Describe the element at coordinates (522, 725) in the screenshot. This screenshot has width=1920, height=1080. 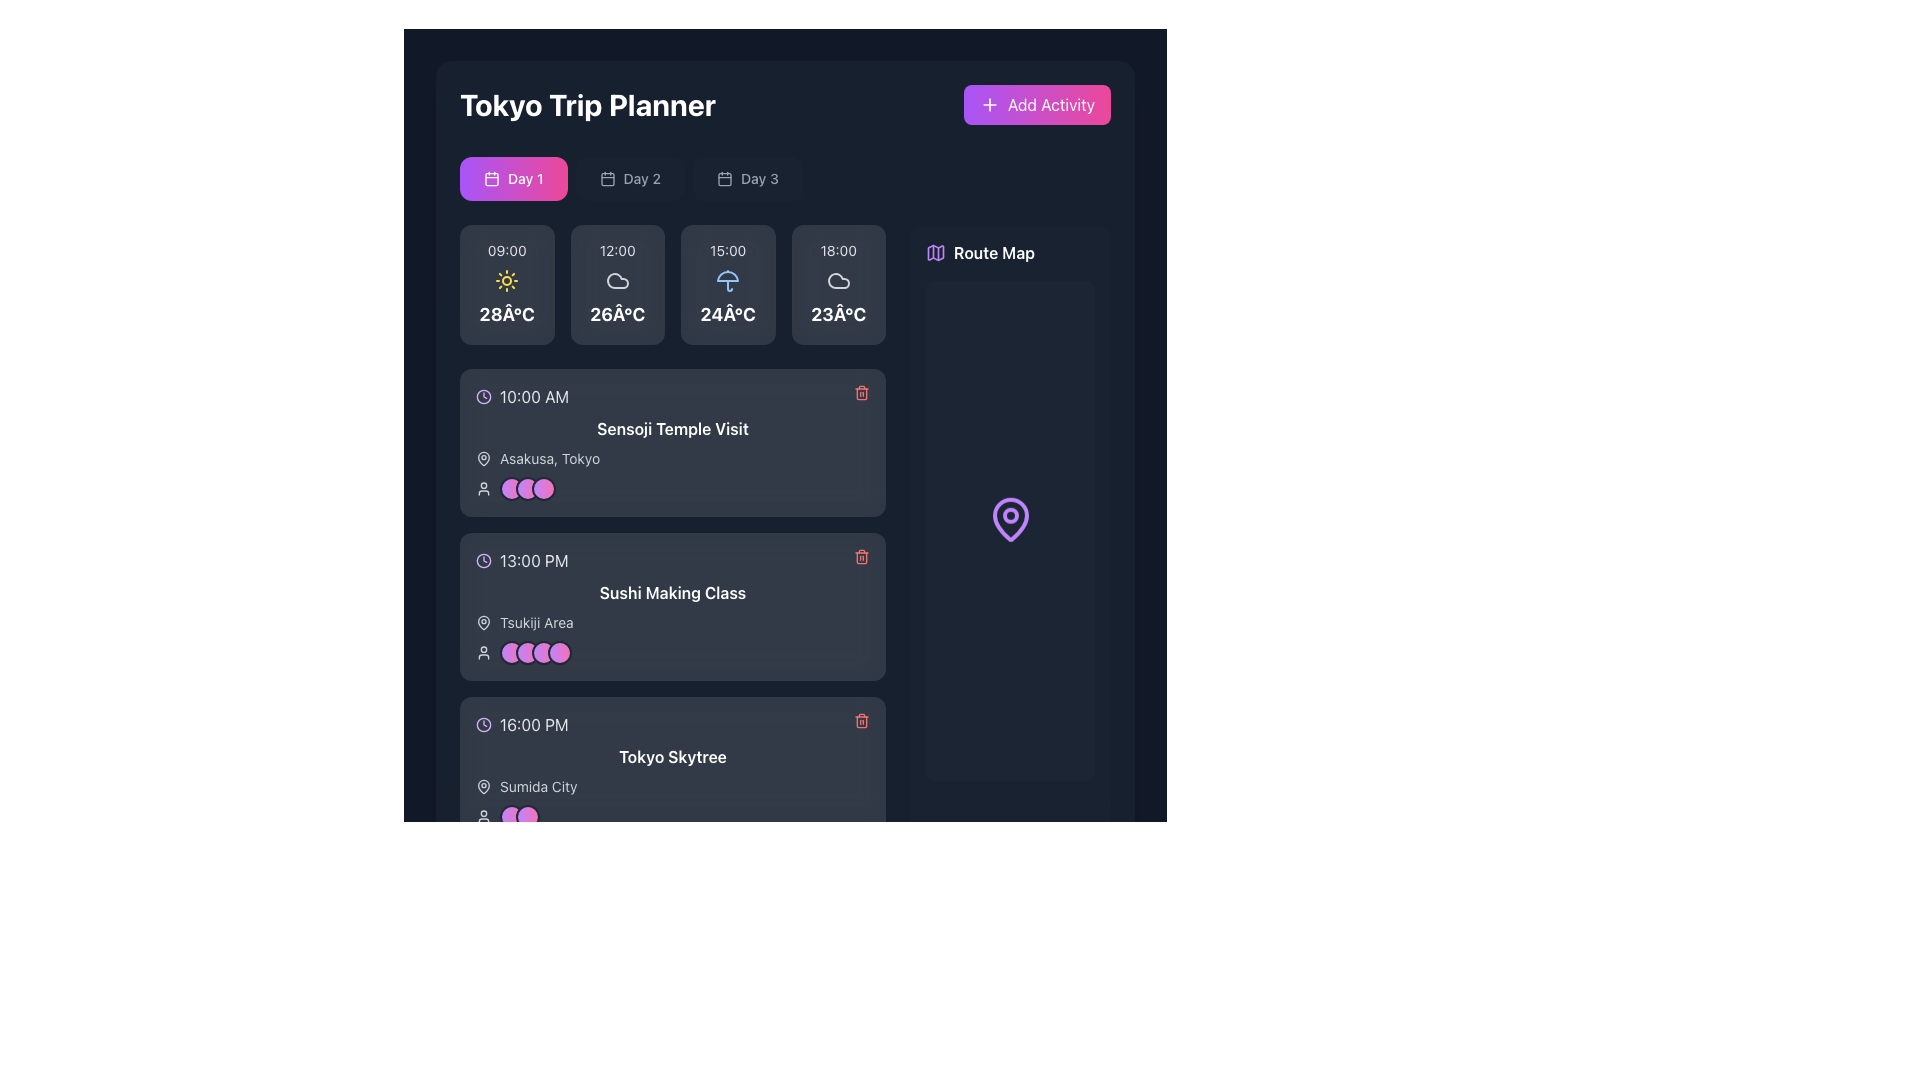
I see `the Label with icon indicating the time associated with the 'Tokyo Skytree' activity, located towards the left in the list item` at that location.